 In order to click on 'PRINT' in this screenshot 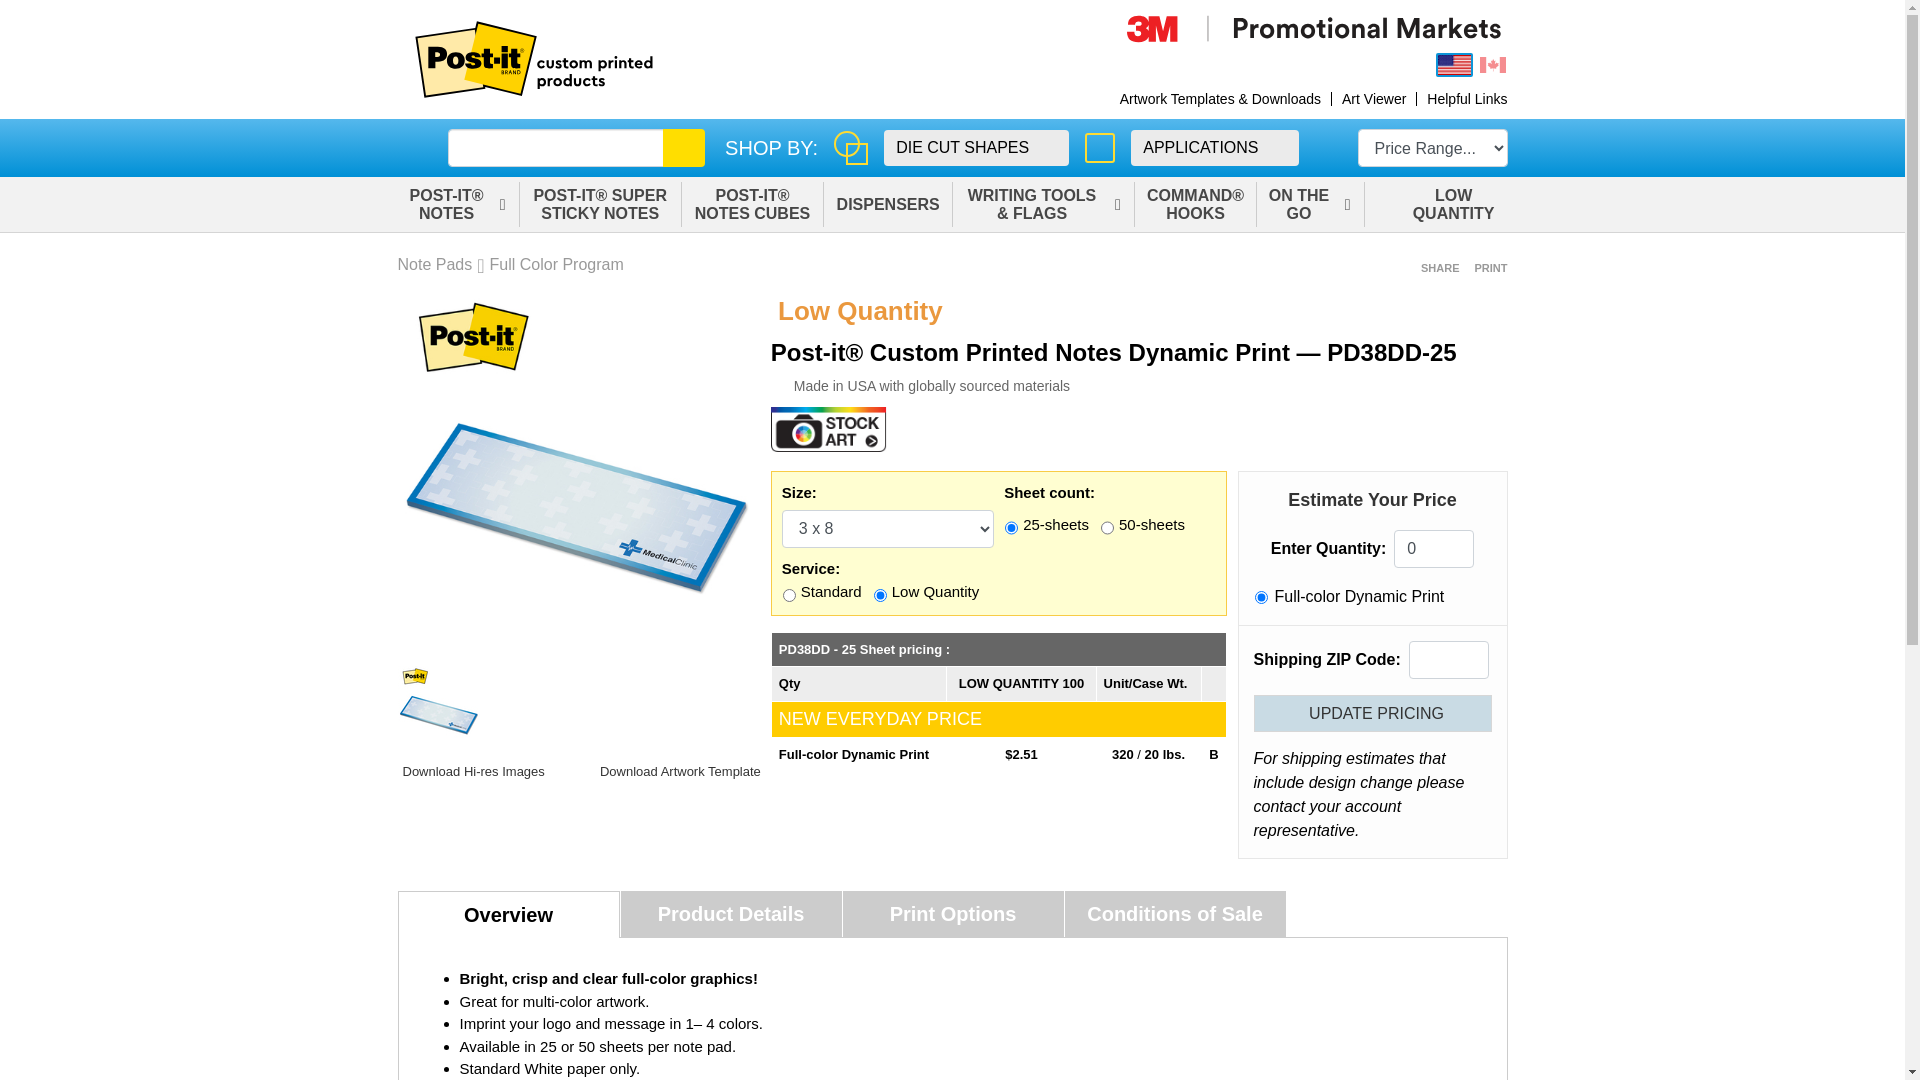, I will do `click(1488, 267)`.